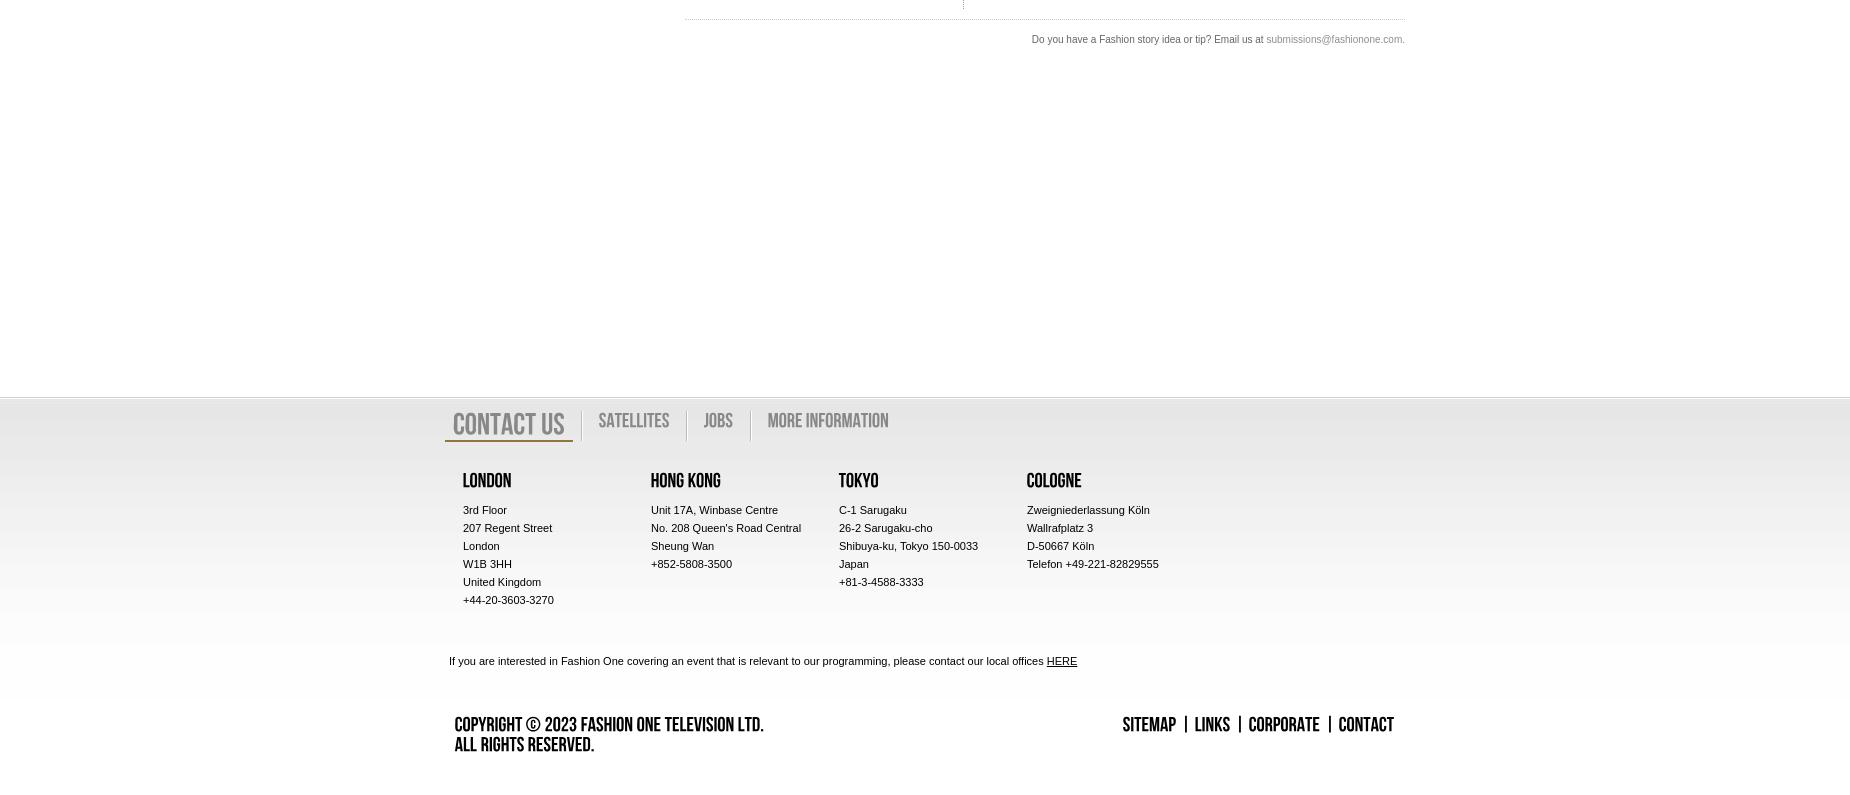  Describe the element at coordinates (1060, 659) in the screenshot. I see `'HERE'` at that location.